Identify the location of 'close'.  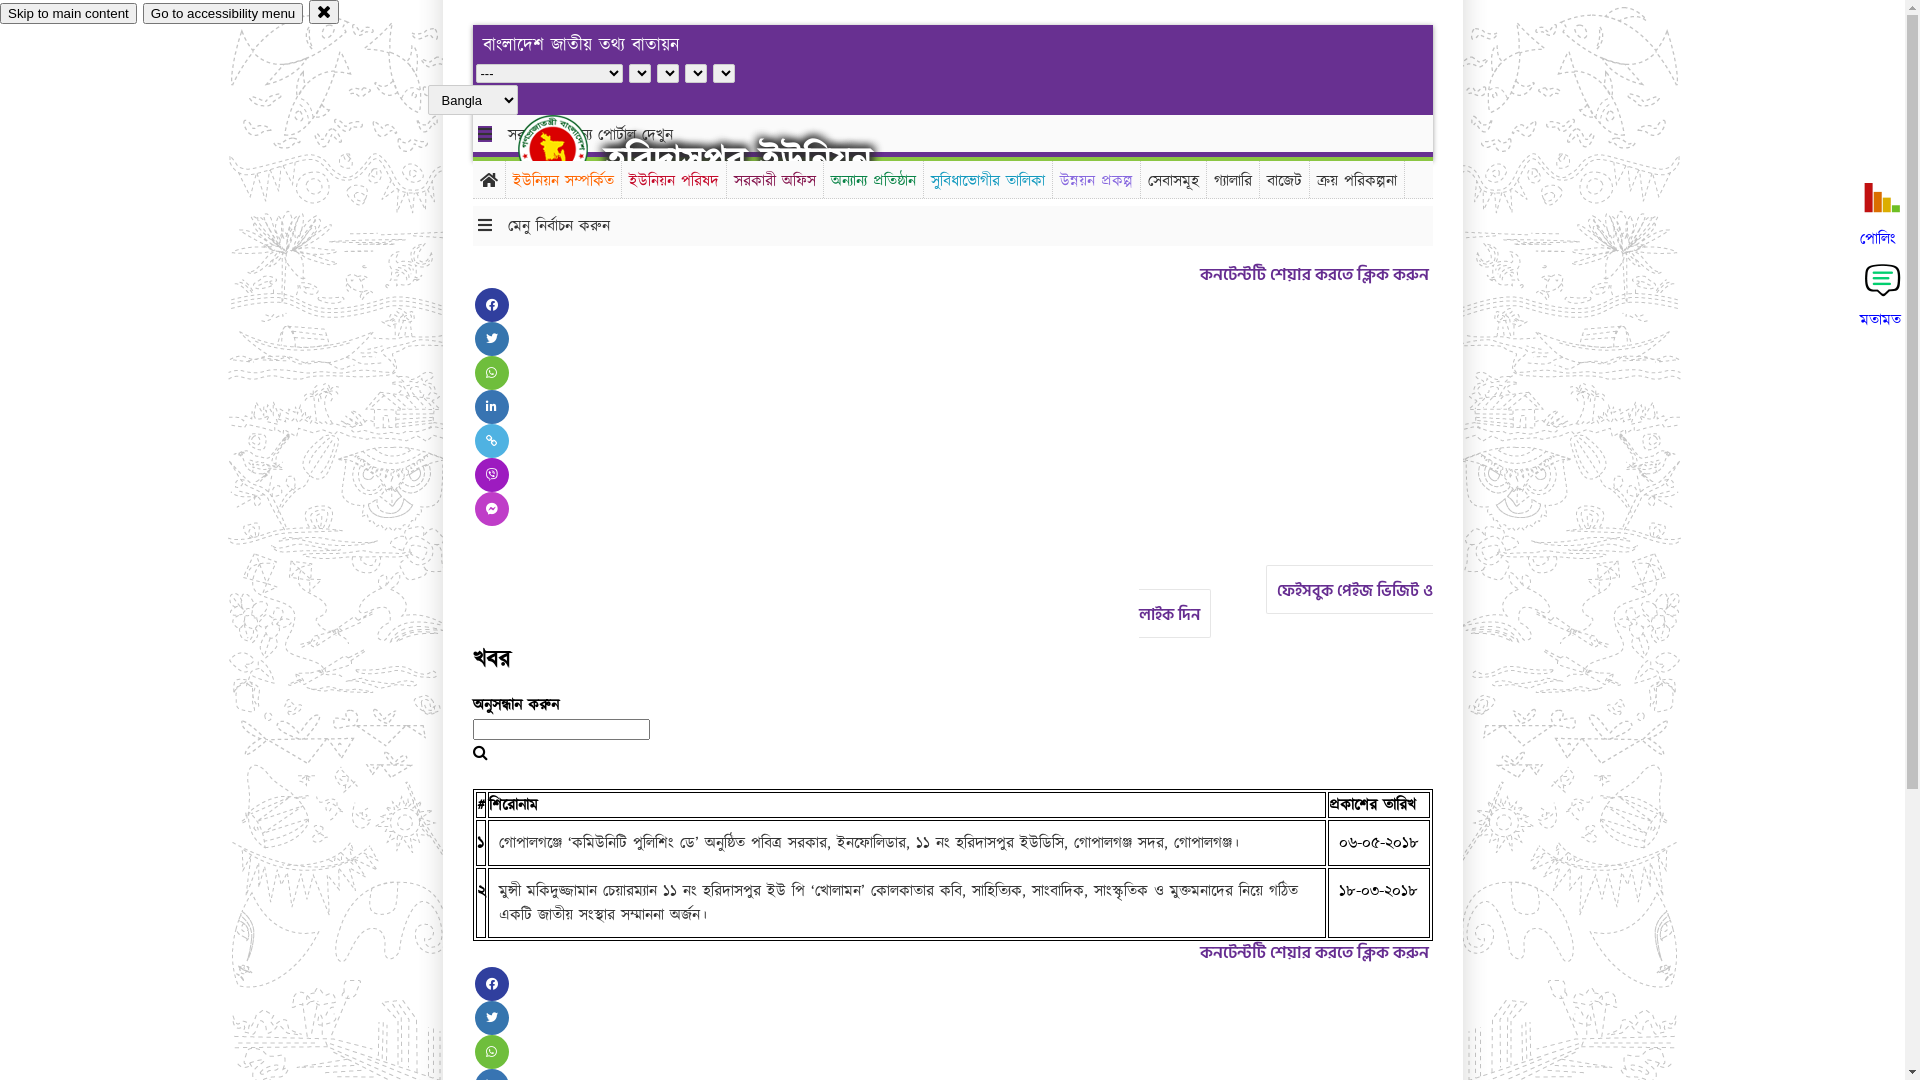
(324, 11).